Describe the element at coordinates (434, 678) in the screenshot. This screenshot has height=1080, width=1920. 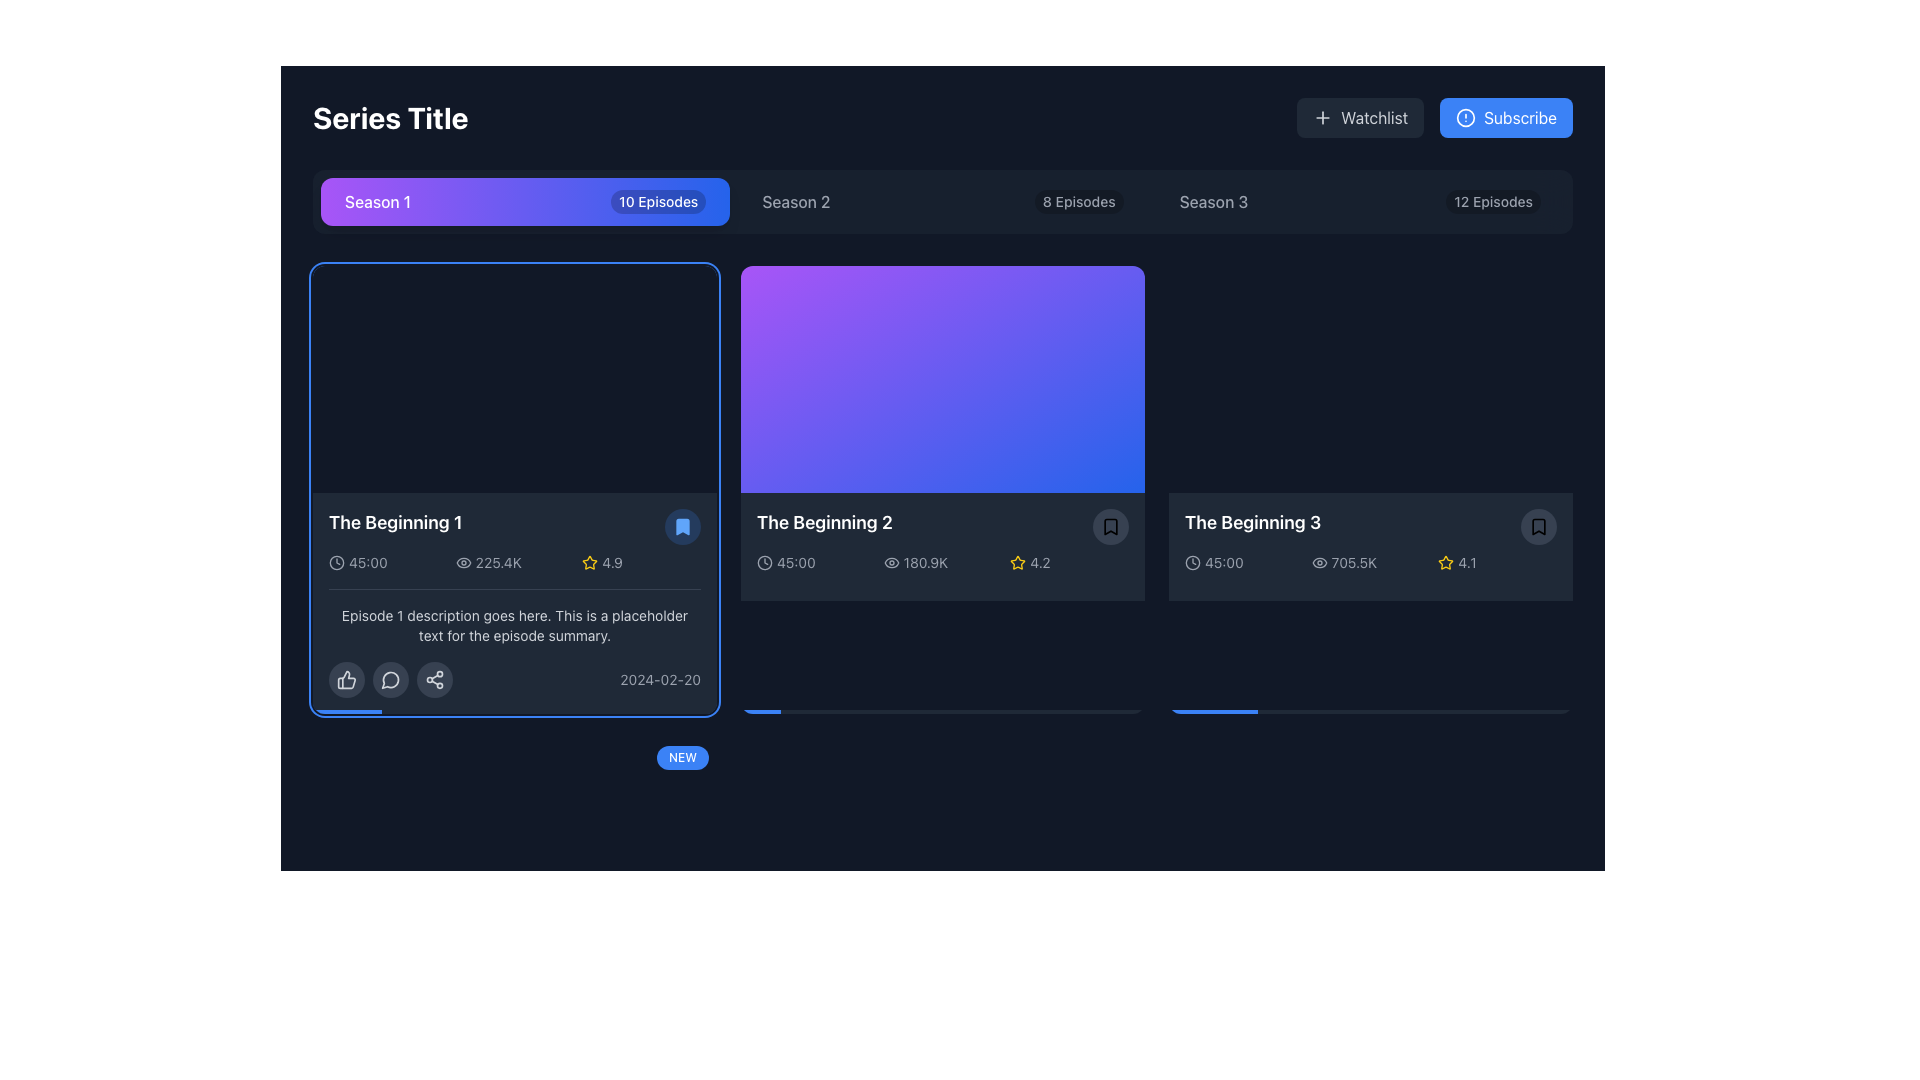
I see `the third circular button from the left located at the bottom left of the card for 'The Beginning 1'` at that location.